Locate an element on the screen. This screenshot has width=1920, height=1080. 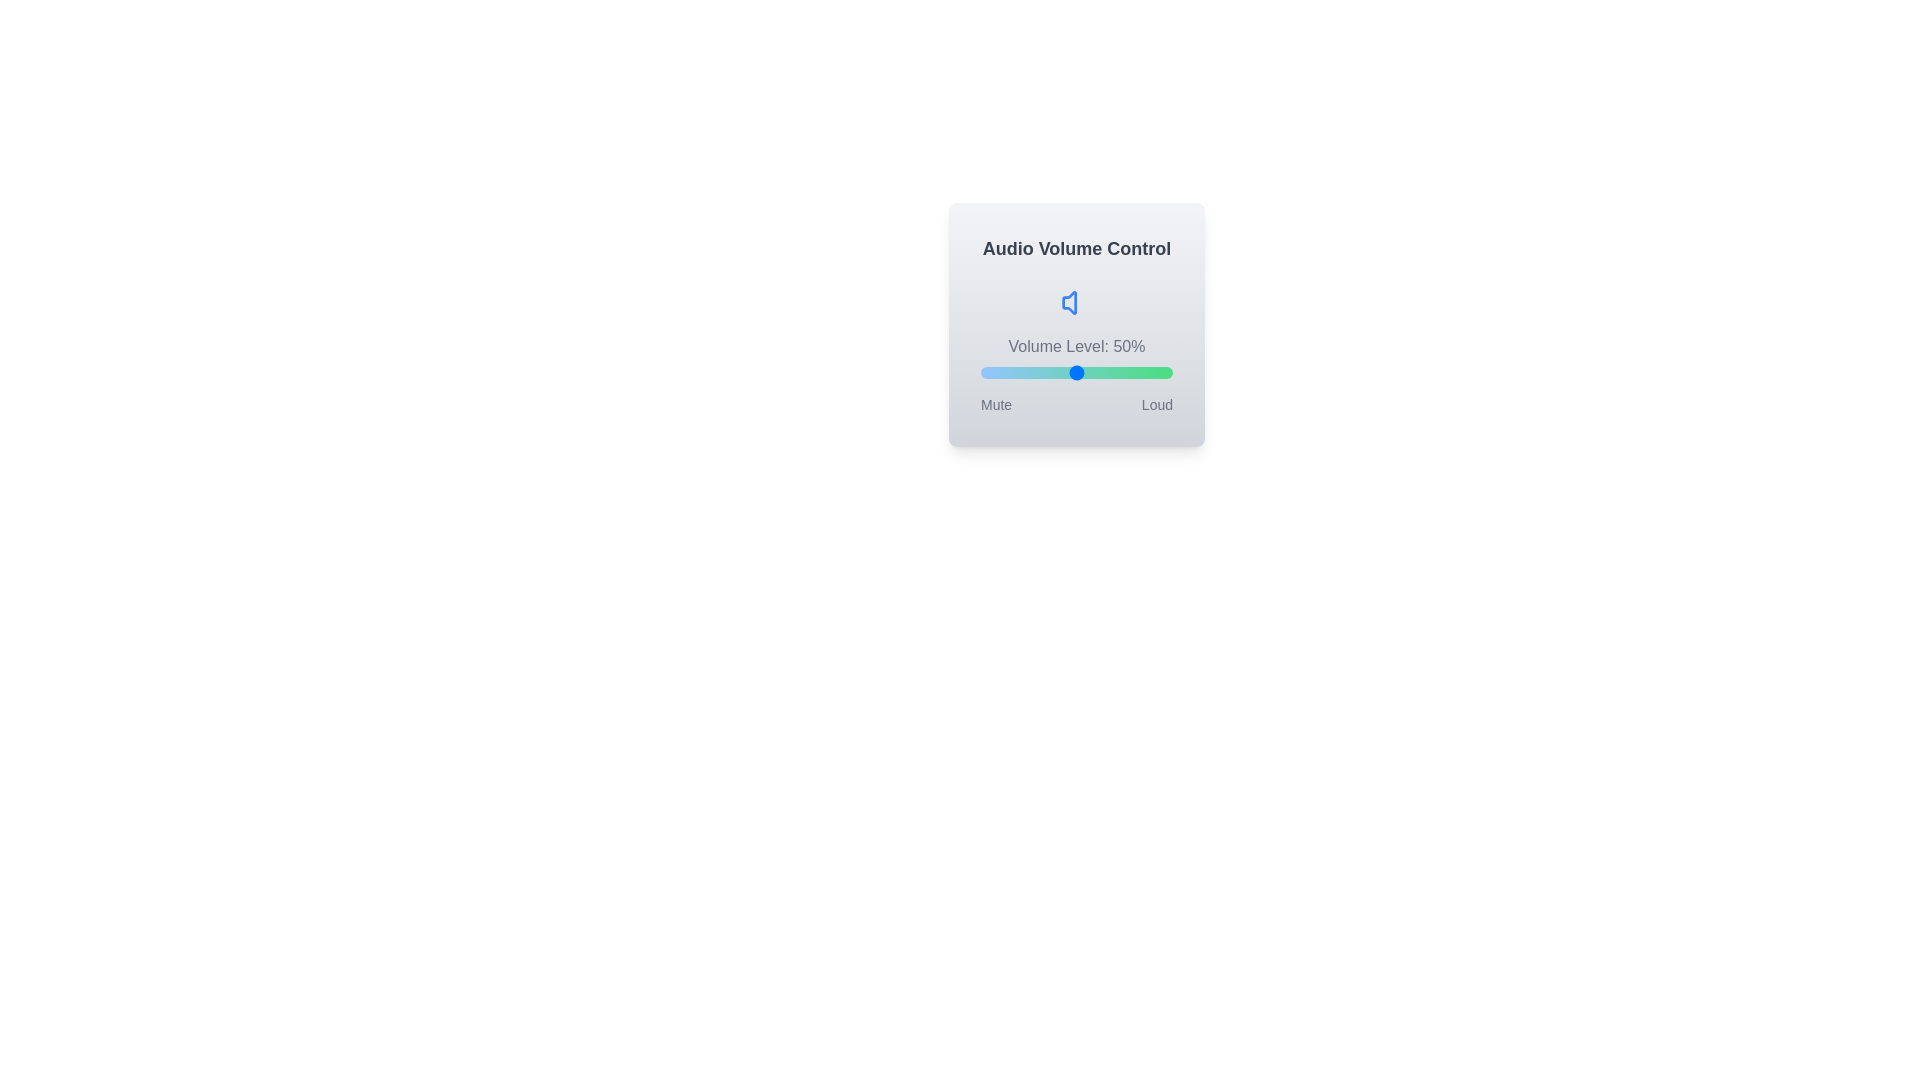
the volume slider to set the volume to 90% is located at coordinates (1153, 373).